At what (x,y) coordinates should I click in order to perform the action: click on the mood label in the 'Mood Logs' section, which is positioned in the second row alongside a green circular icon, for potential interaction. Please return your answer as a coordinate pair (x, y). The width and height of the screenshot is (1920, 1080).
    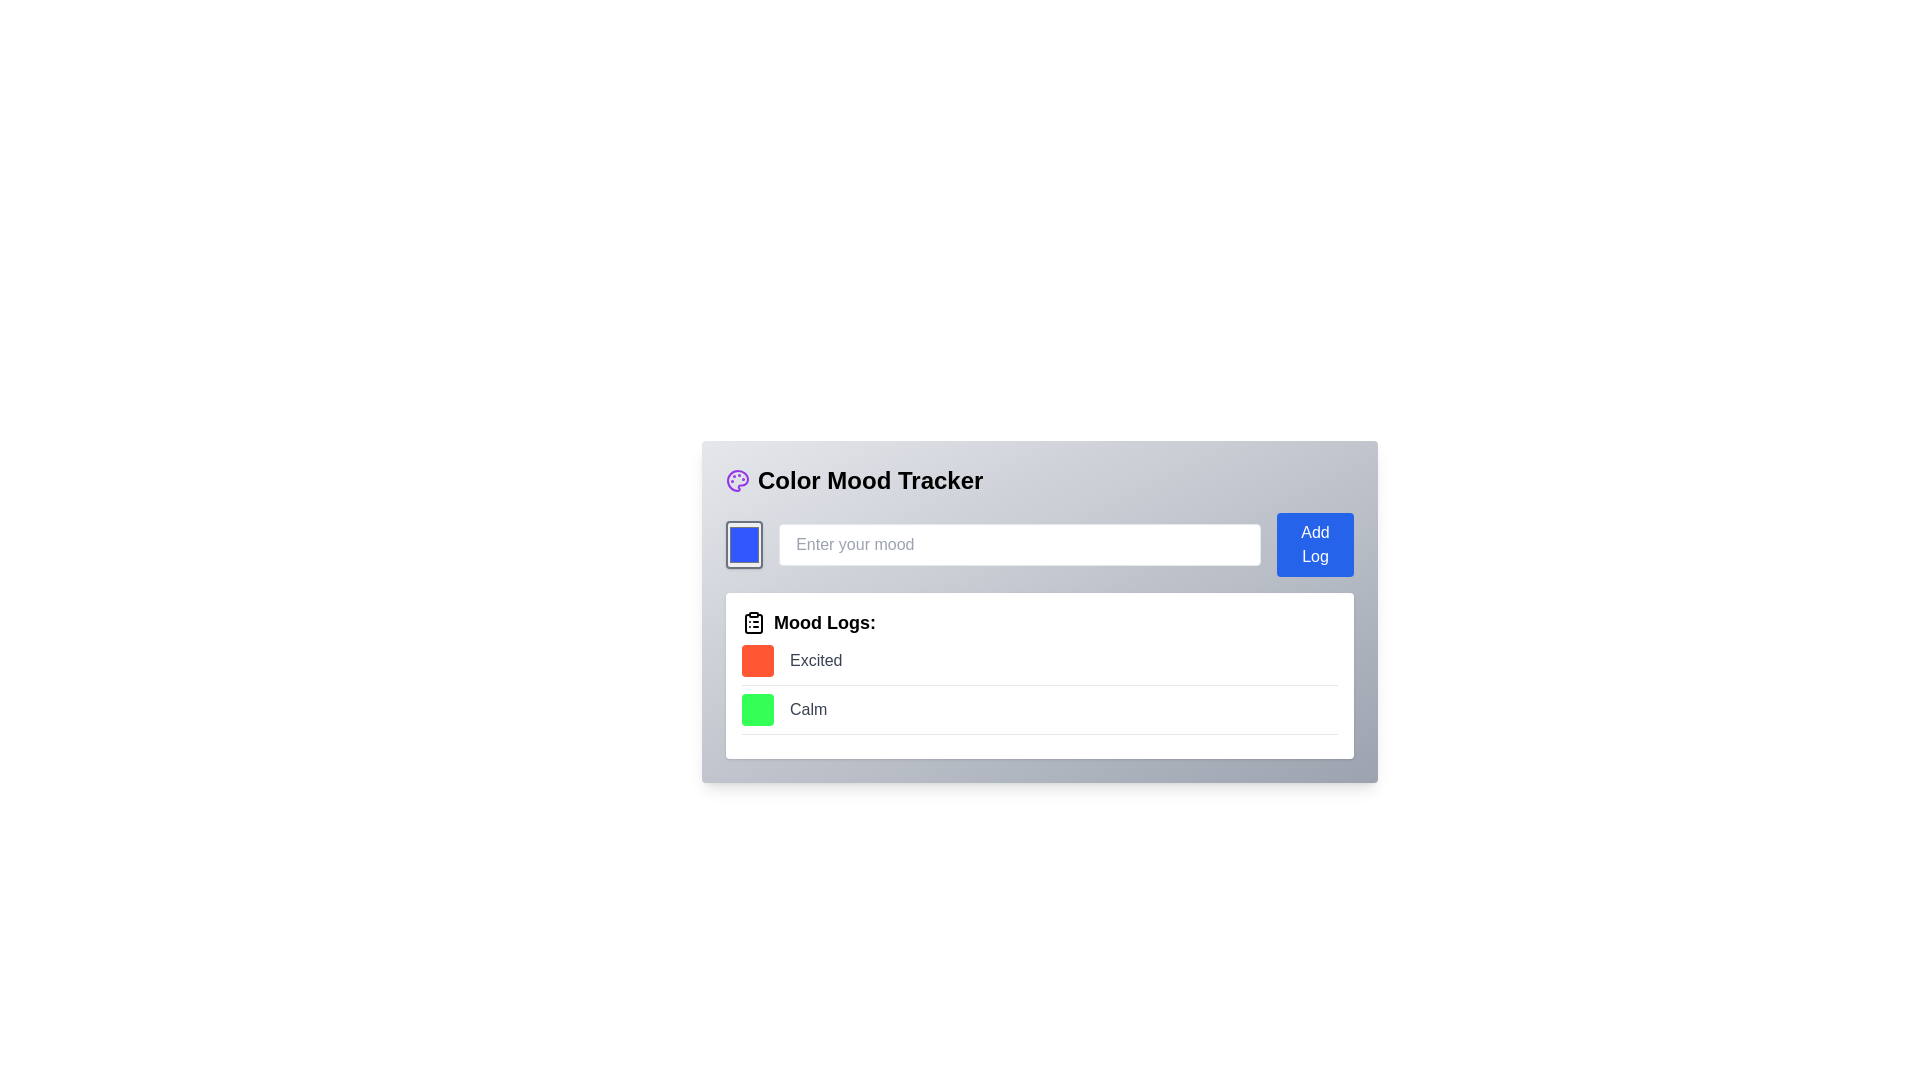
    Looking at the image, I should click on (808, 708).